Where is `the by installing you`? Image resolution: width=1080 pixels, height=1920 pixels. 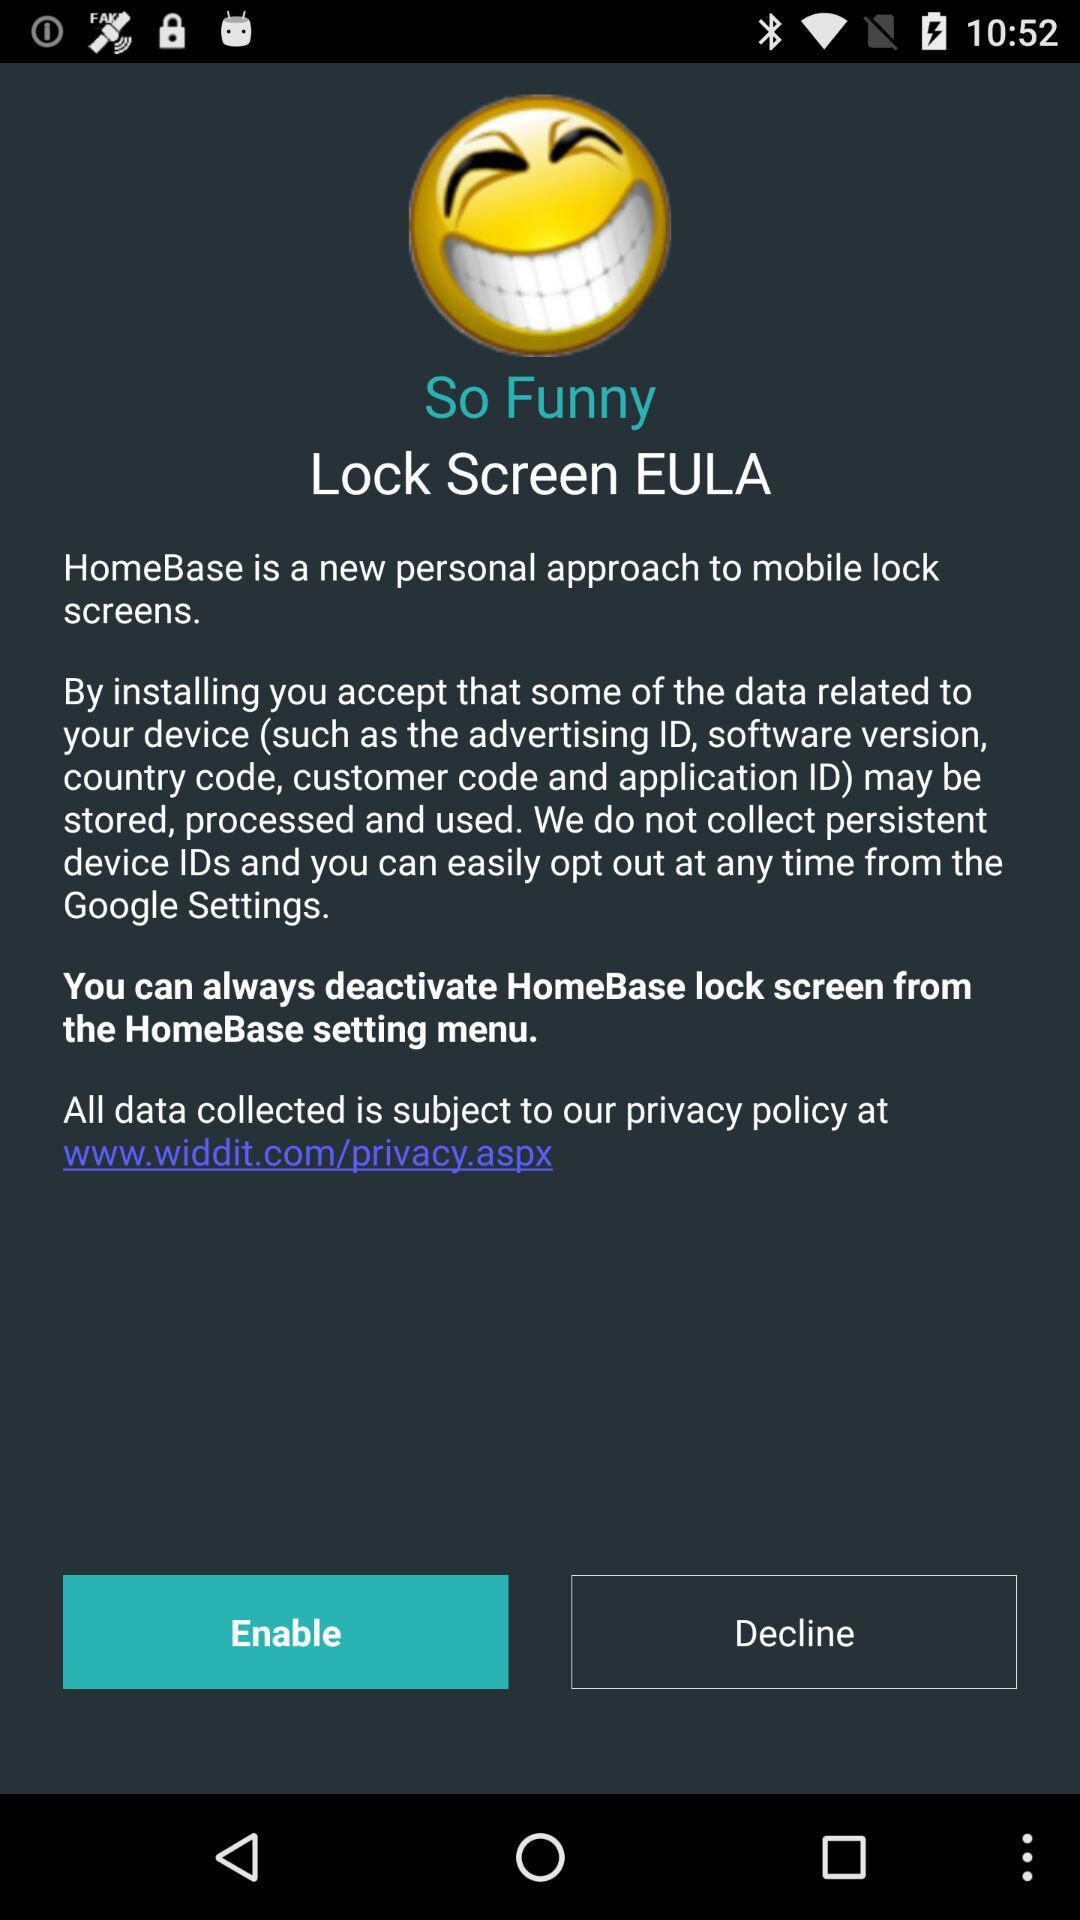
the by installing you is located at coordinates (540, 795).